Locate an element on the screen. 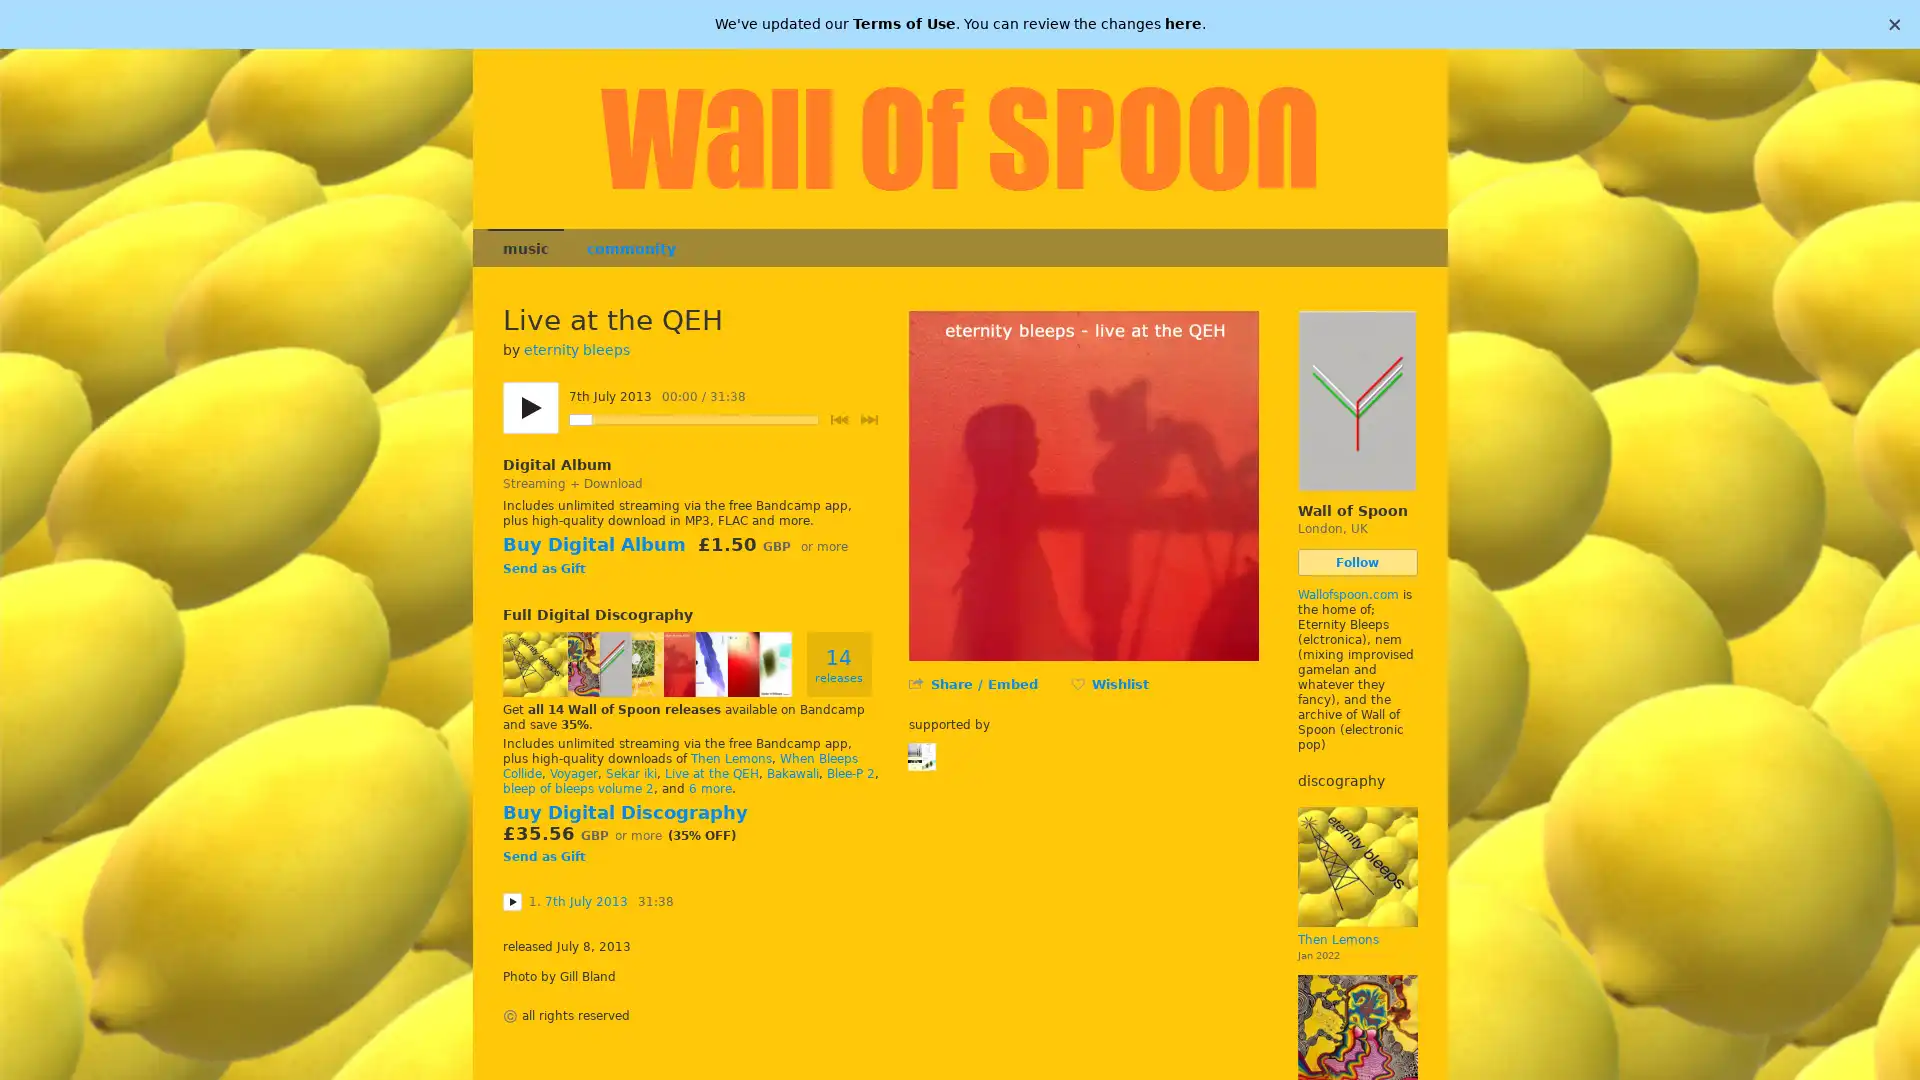  Previous track is located at coordinates (838, 419).